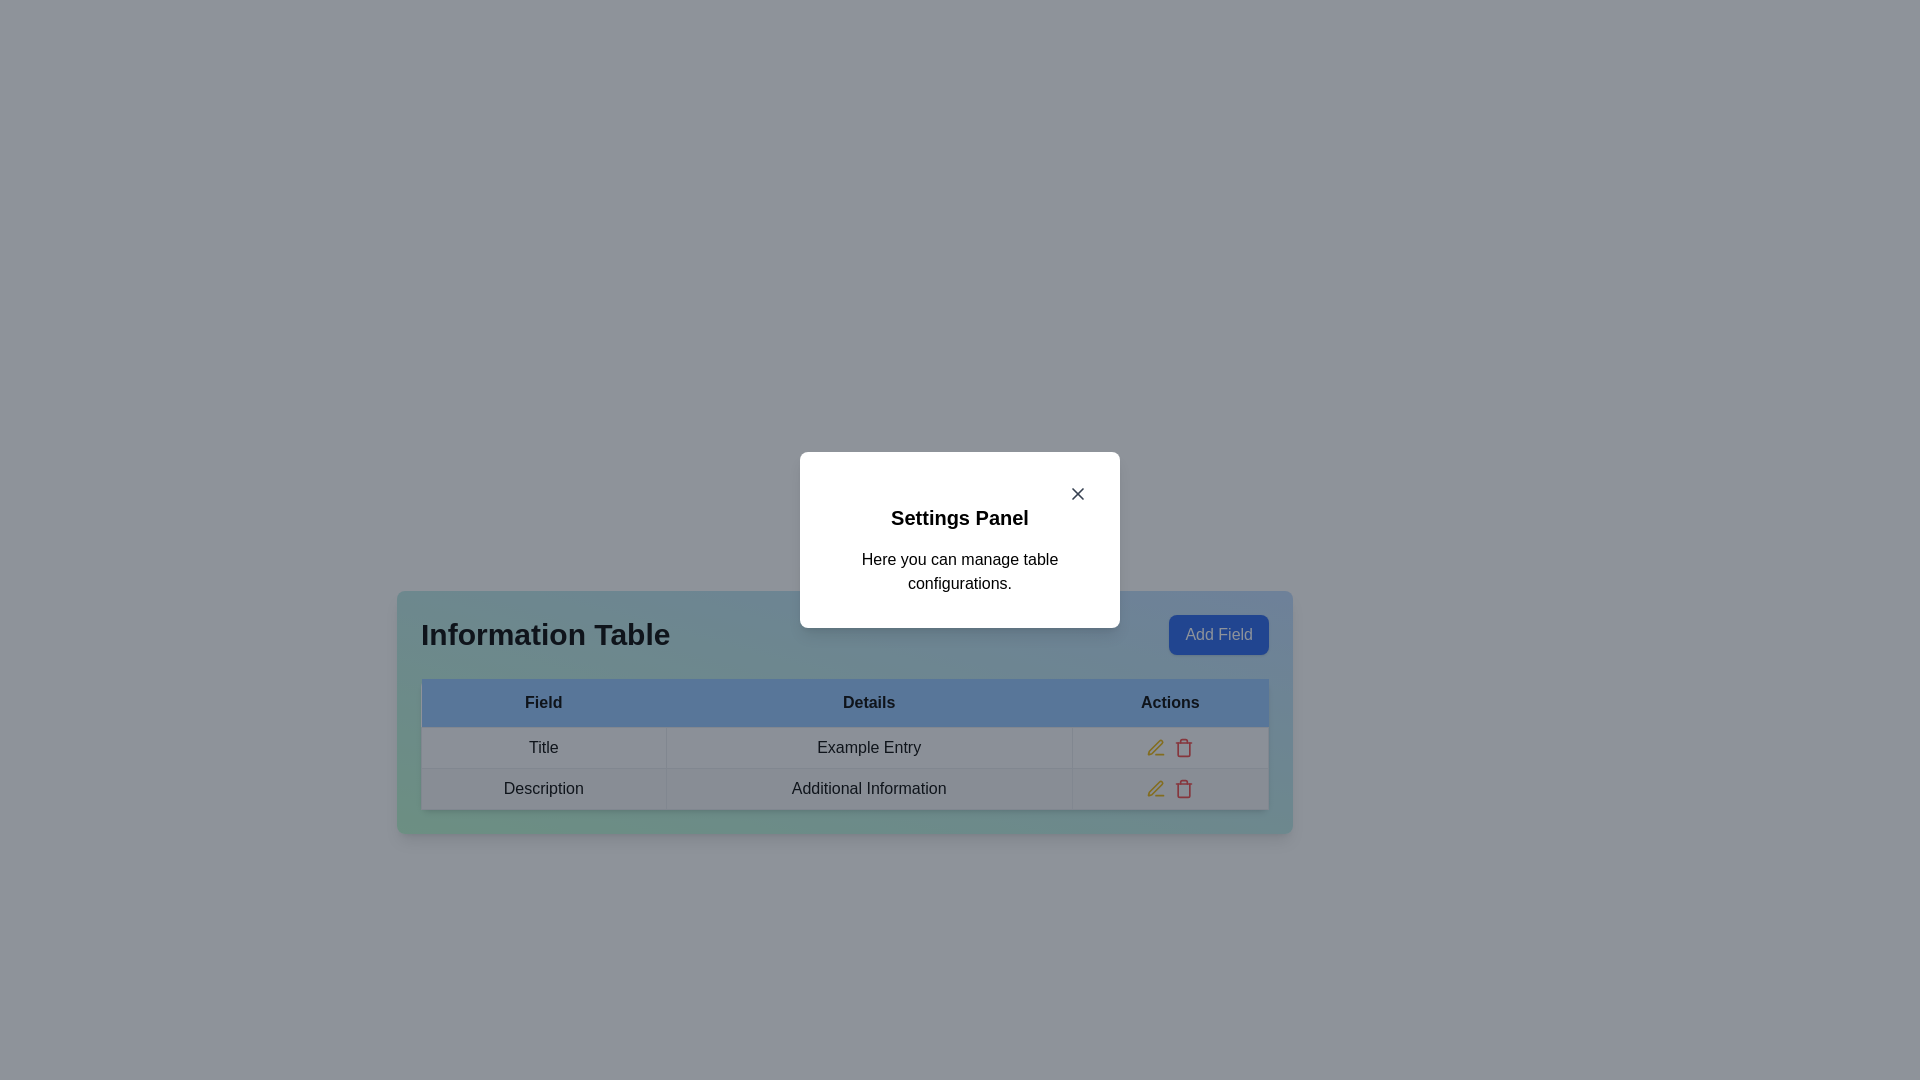 The width and height of the screenshot is (1920, 1080). What do you see at coordinates (844, 748) in the screenshot?
I see `the static text display in the 'Details' column corresponding to the 'Title' field in the information table` at bounding box center [844, 748].